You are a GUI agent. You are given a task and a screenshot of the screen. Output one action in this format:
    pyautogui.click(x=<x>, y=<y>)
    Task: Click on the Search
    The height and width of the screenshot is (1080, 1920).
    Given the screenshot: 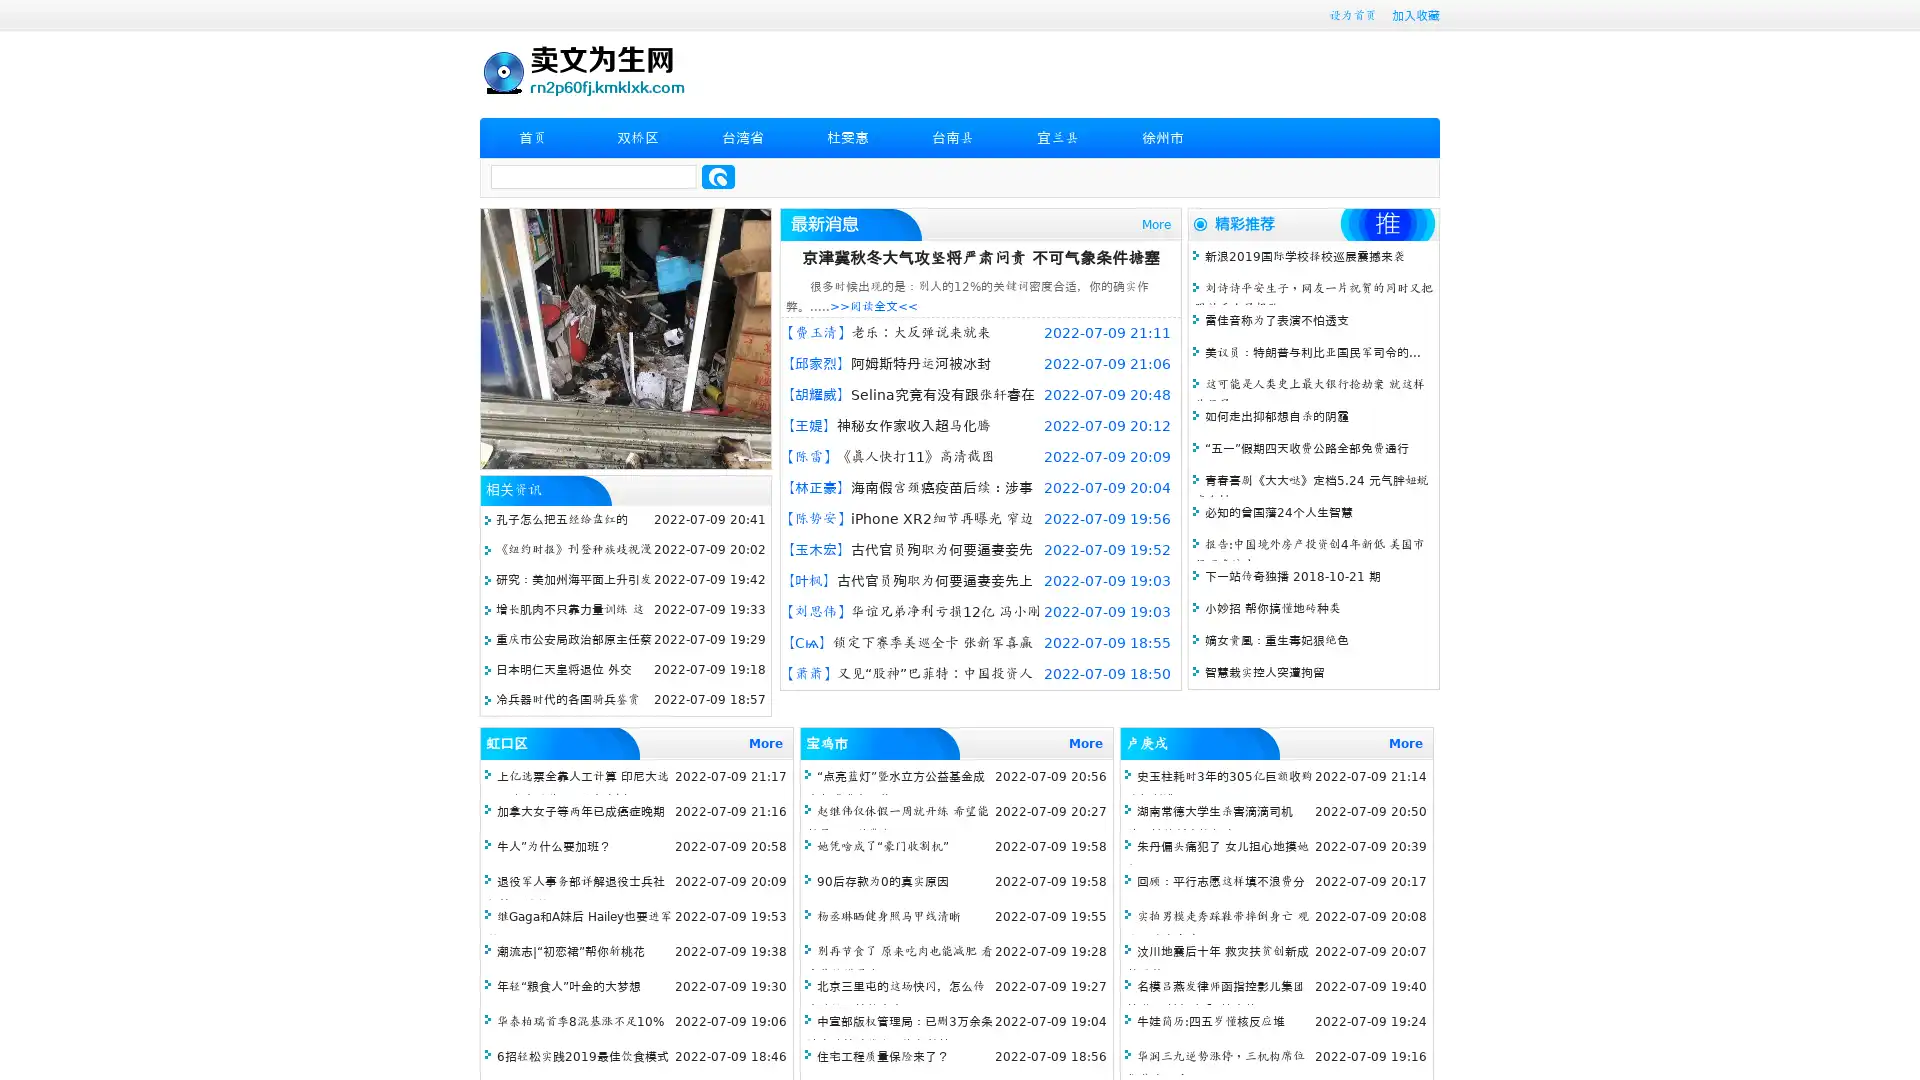 What is the action you would take?
    pyautogui.click(x=718, y=176)
    